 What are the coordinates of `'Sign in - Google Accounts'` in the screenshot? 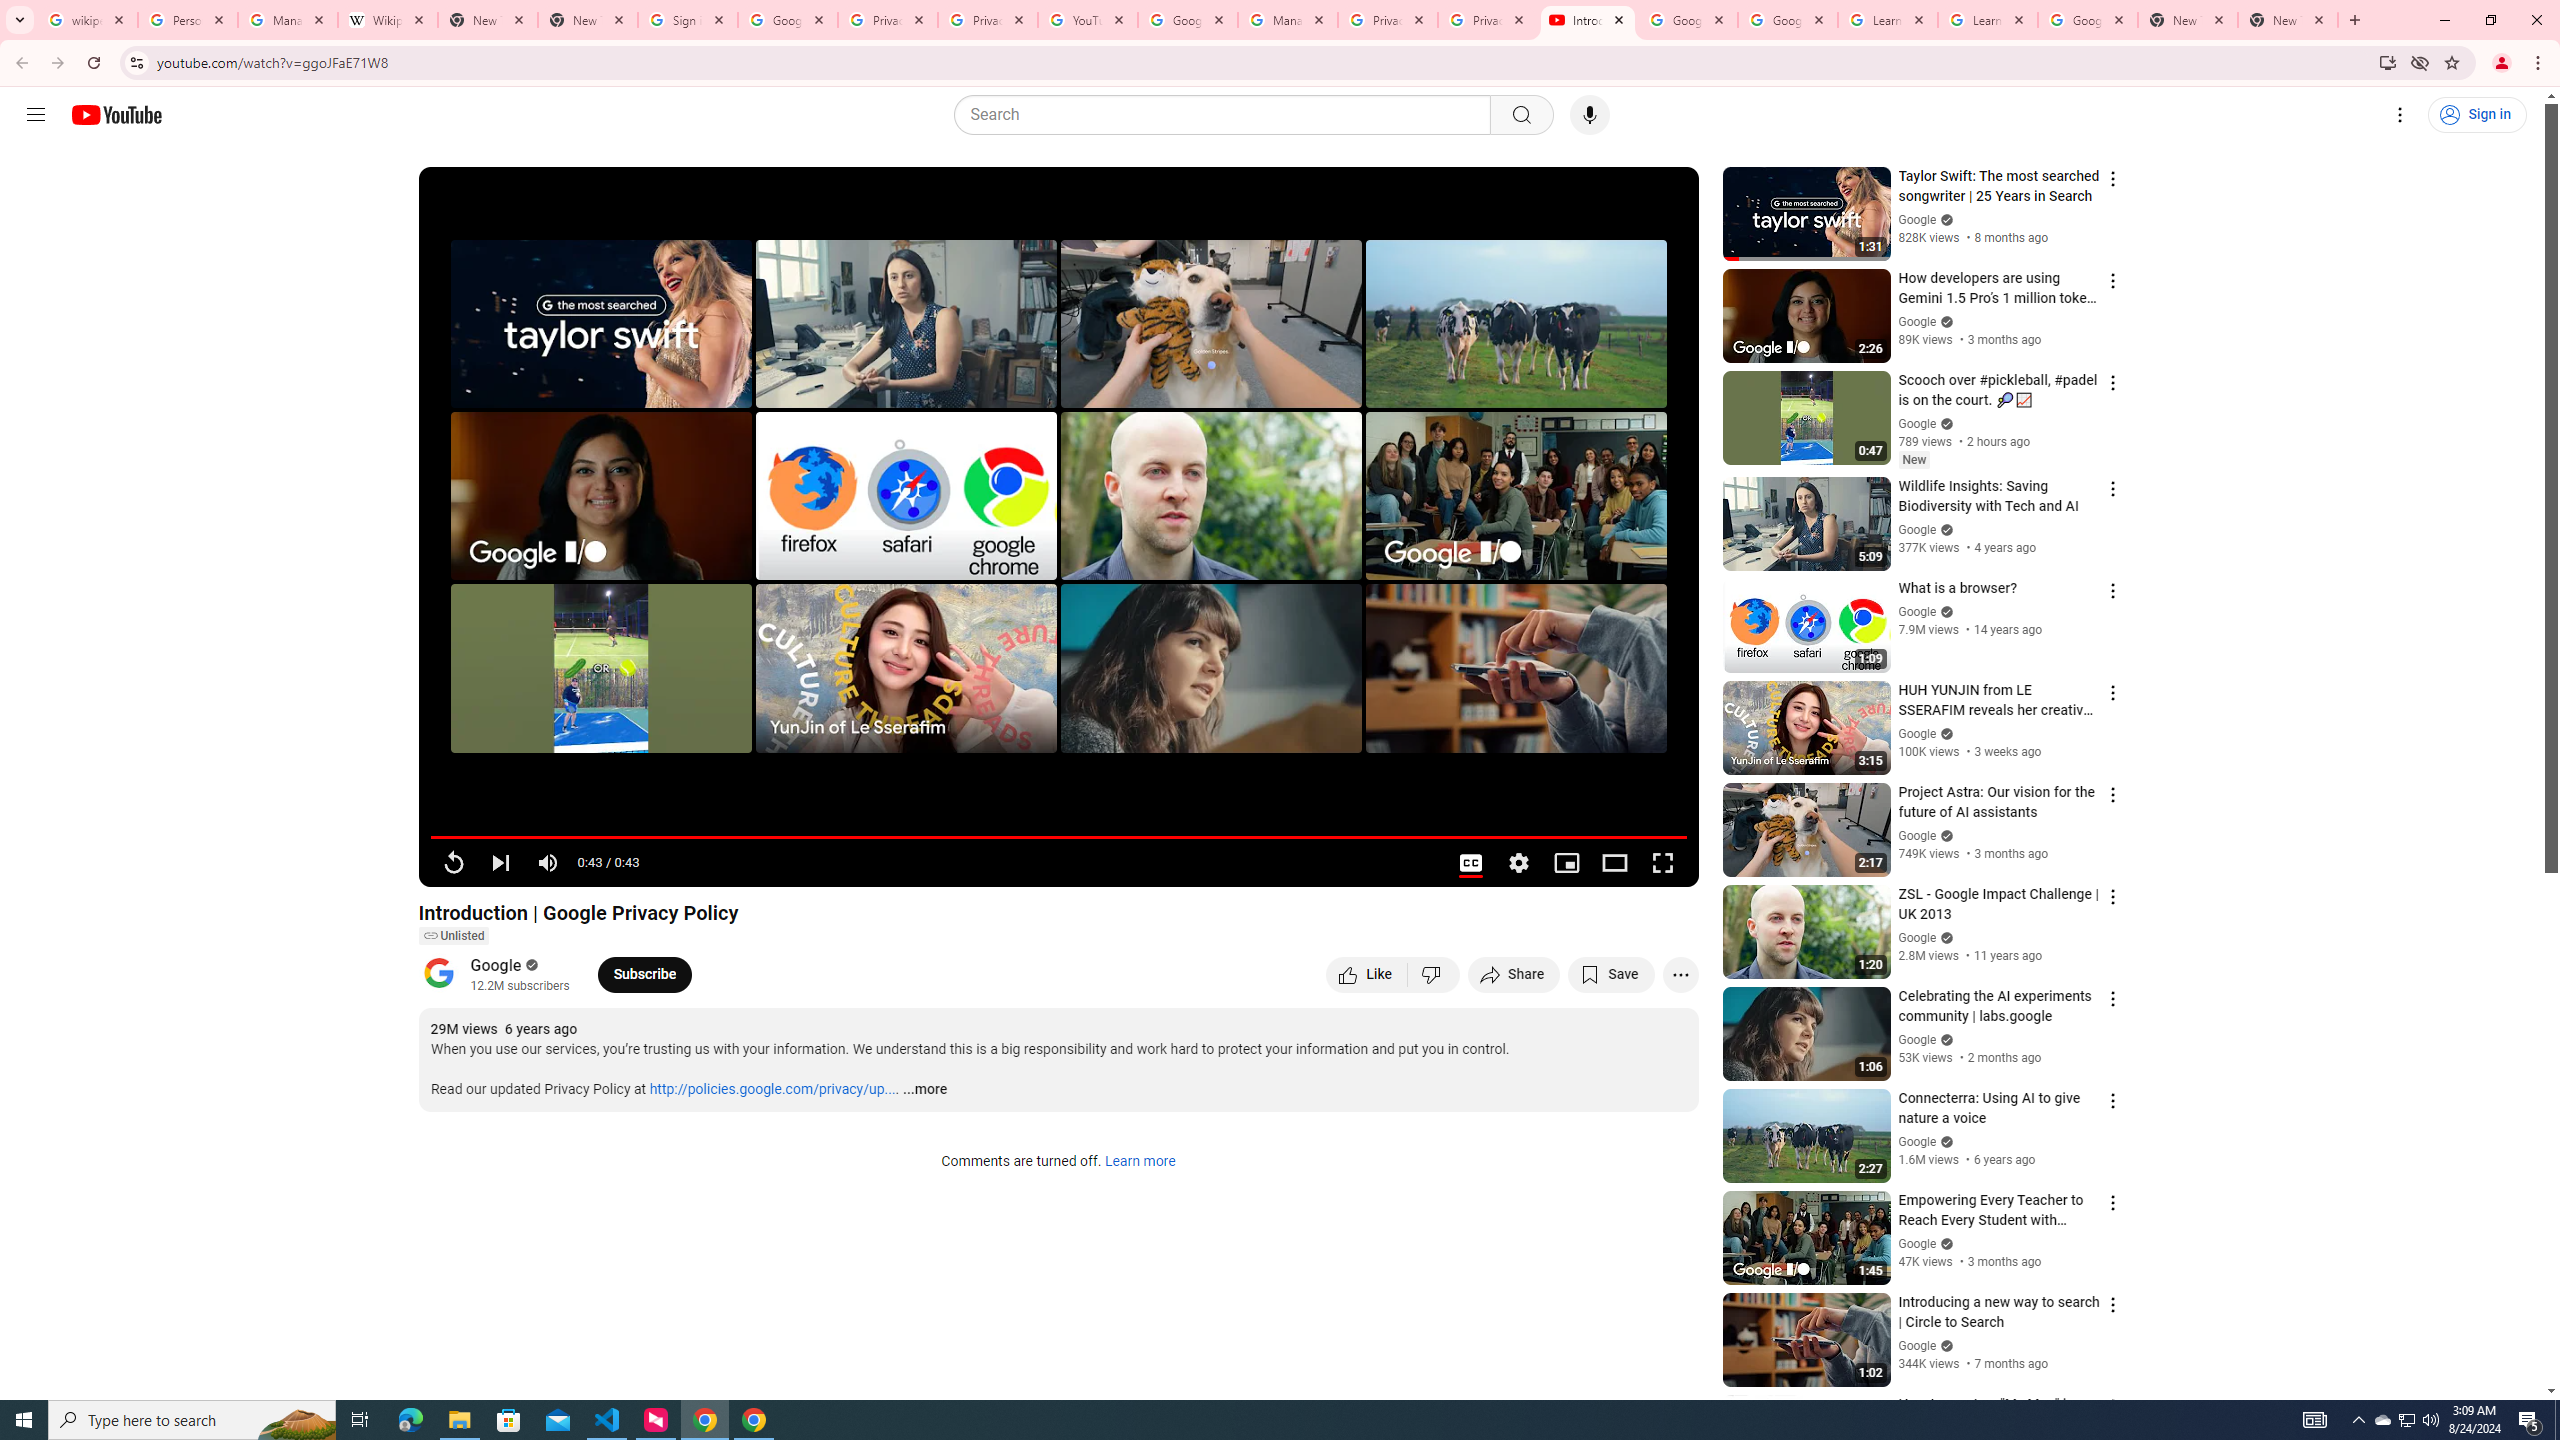 It's located at (688, 19).